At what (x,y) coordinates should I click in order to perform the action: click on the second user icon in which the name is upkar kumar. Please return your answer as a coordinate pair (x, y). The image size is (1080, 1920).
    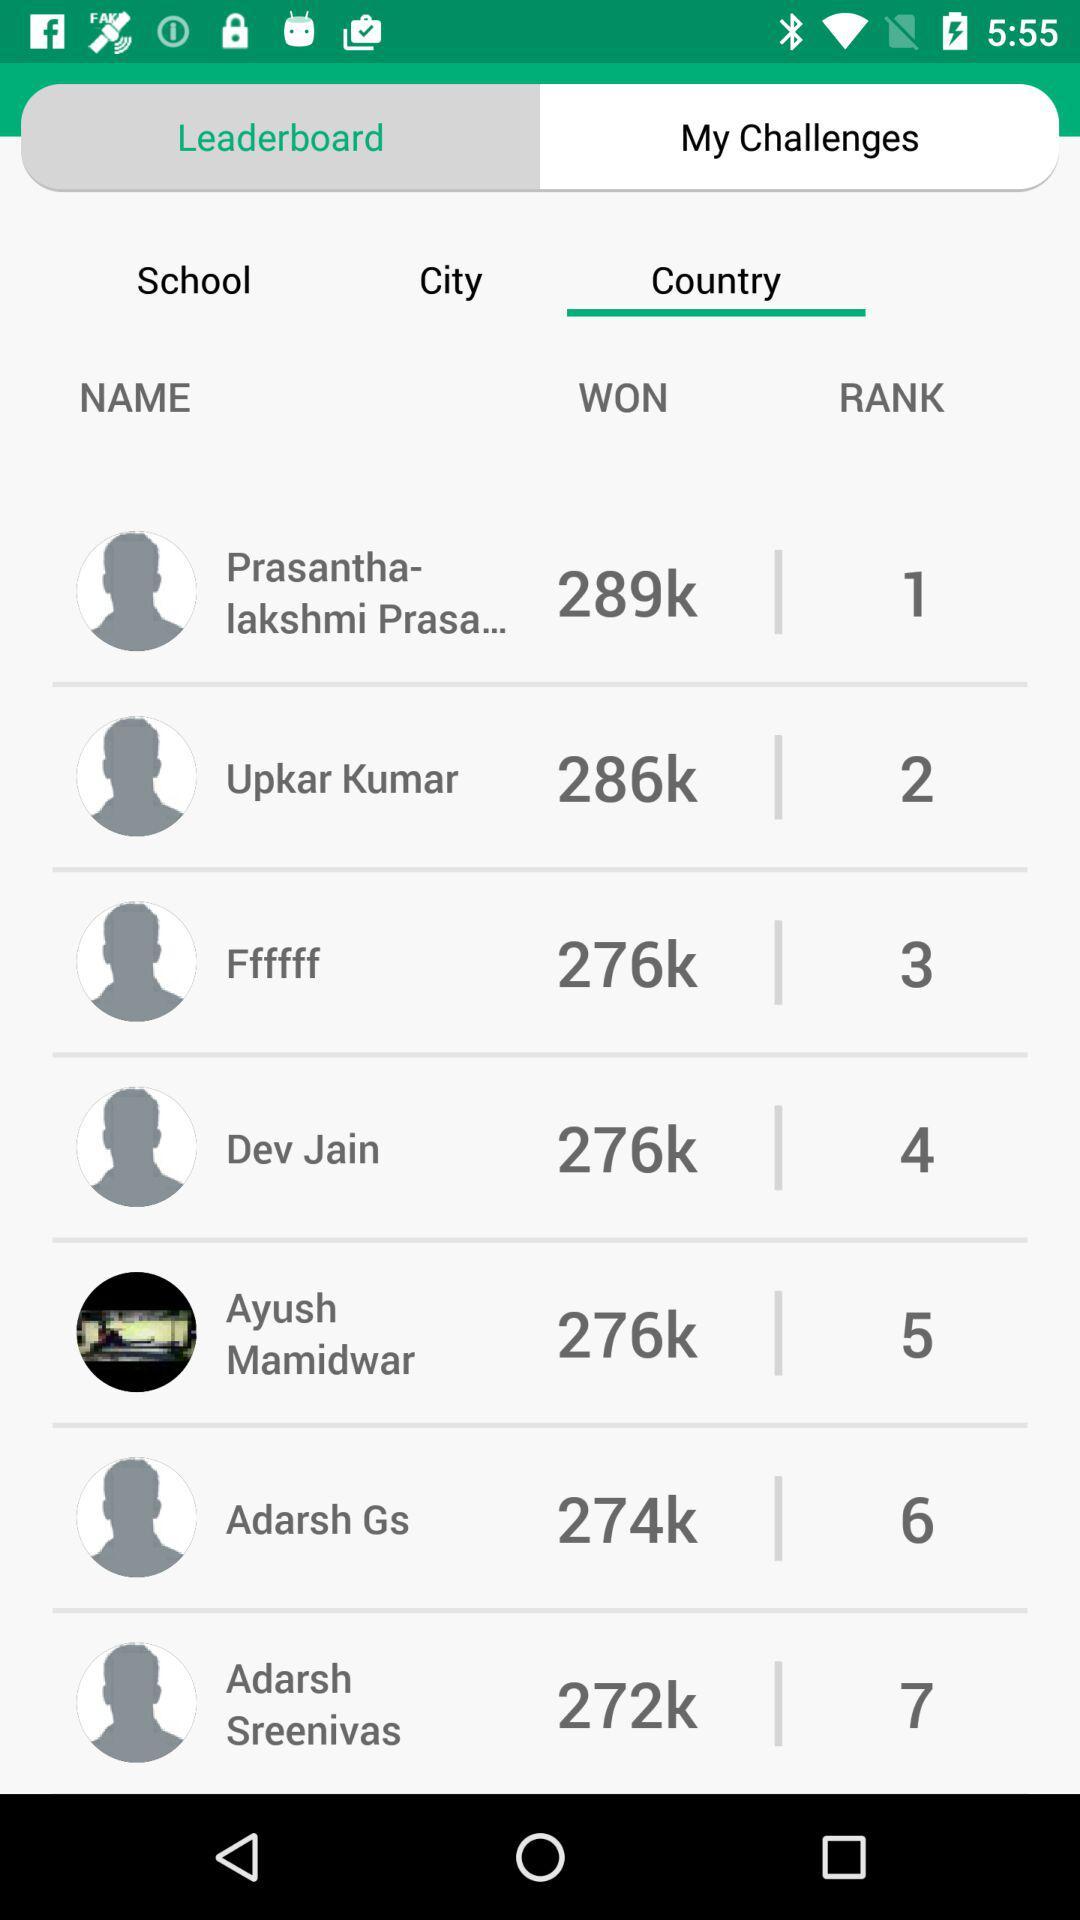
    Looking at the image, I should click on (136, 776).